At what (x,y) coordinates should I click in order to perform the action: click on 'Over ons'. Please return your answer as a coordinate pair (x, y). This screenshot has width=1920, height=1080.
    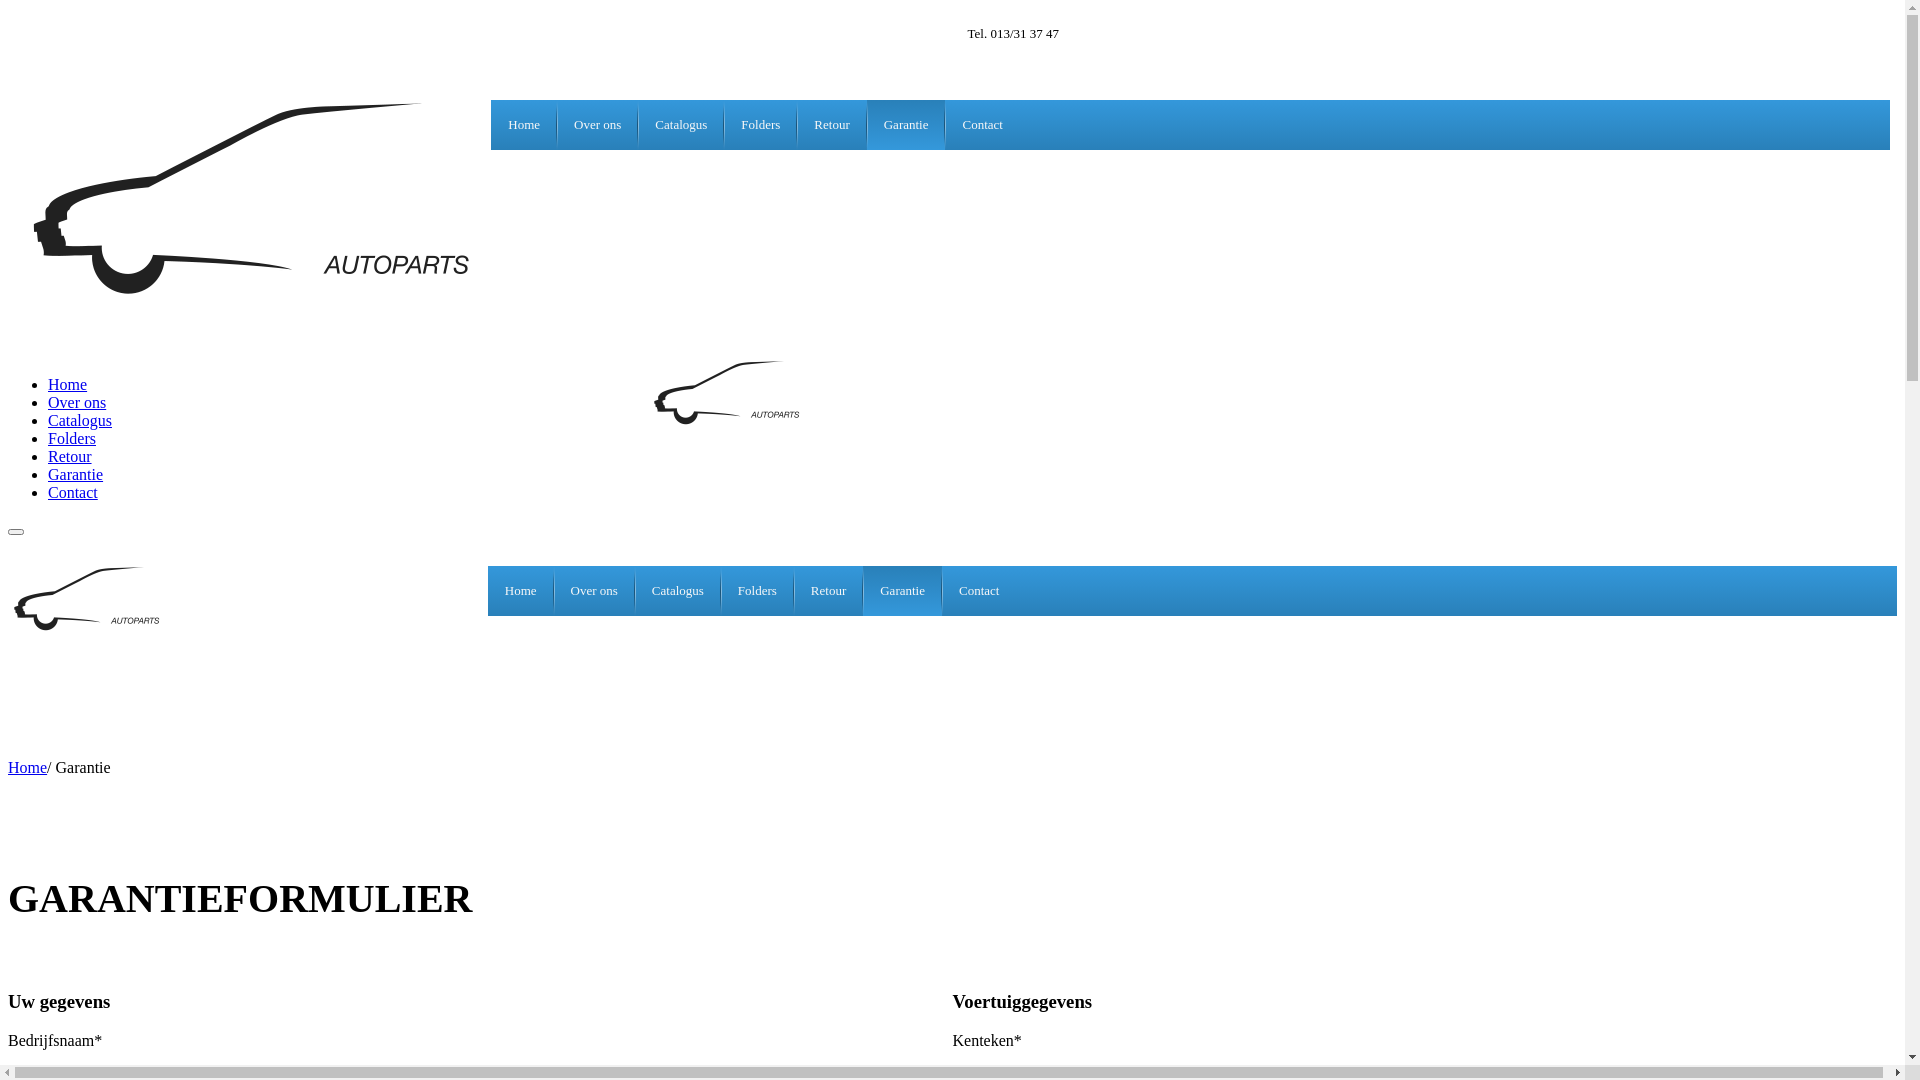
    Looking at the image, I should click on (76, 402).